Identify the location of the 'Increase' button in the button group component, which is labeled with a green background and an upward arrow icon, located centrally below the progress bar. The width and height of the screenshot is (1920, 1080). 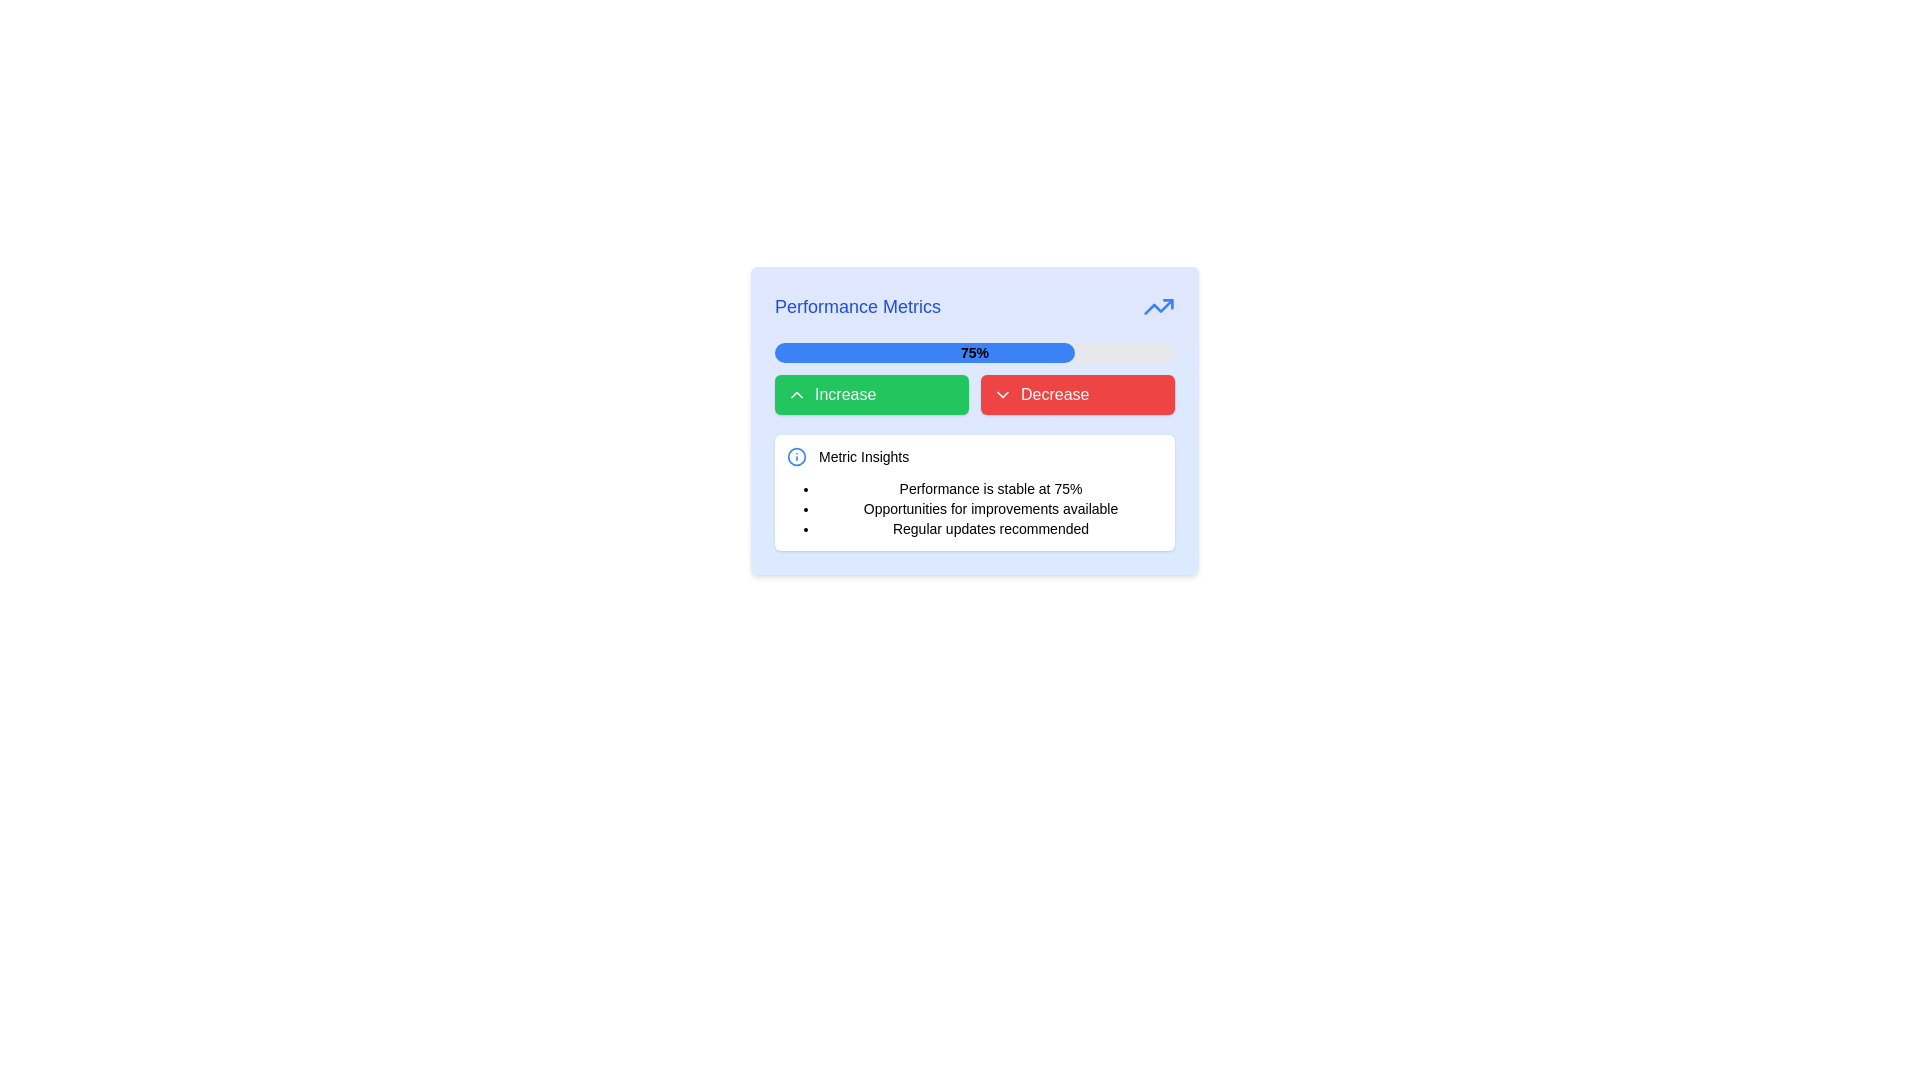
(974, 394).